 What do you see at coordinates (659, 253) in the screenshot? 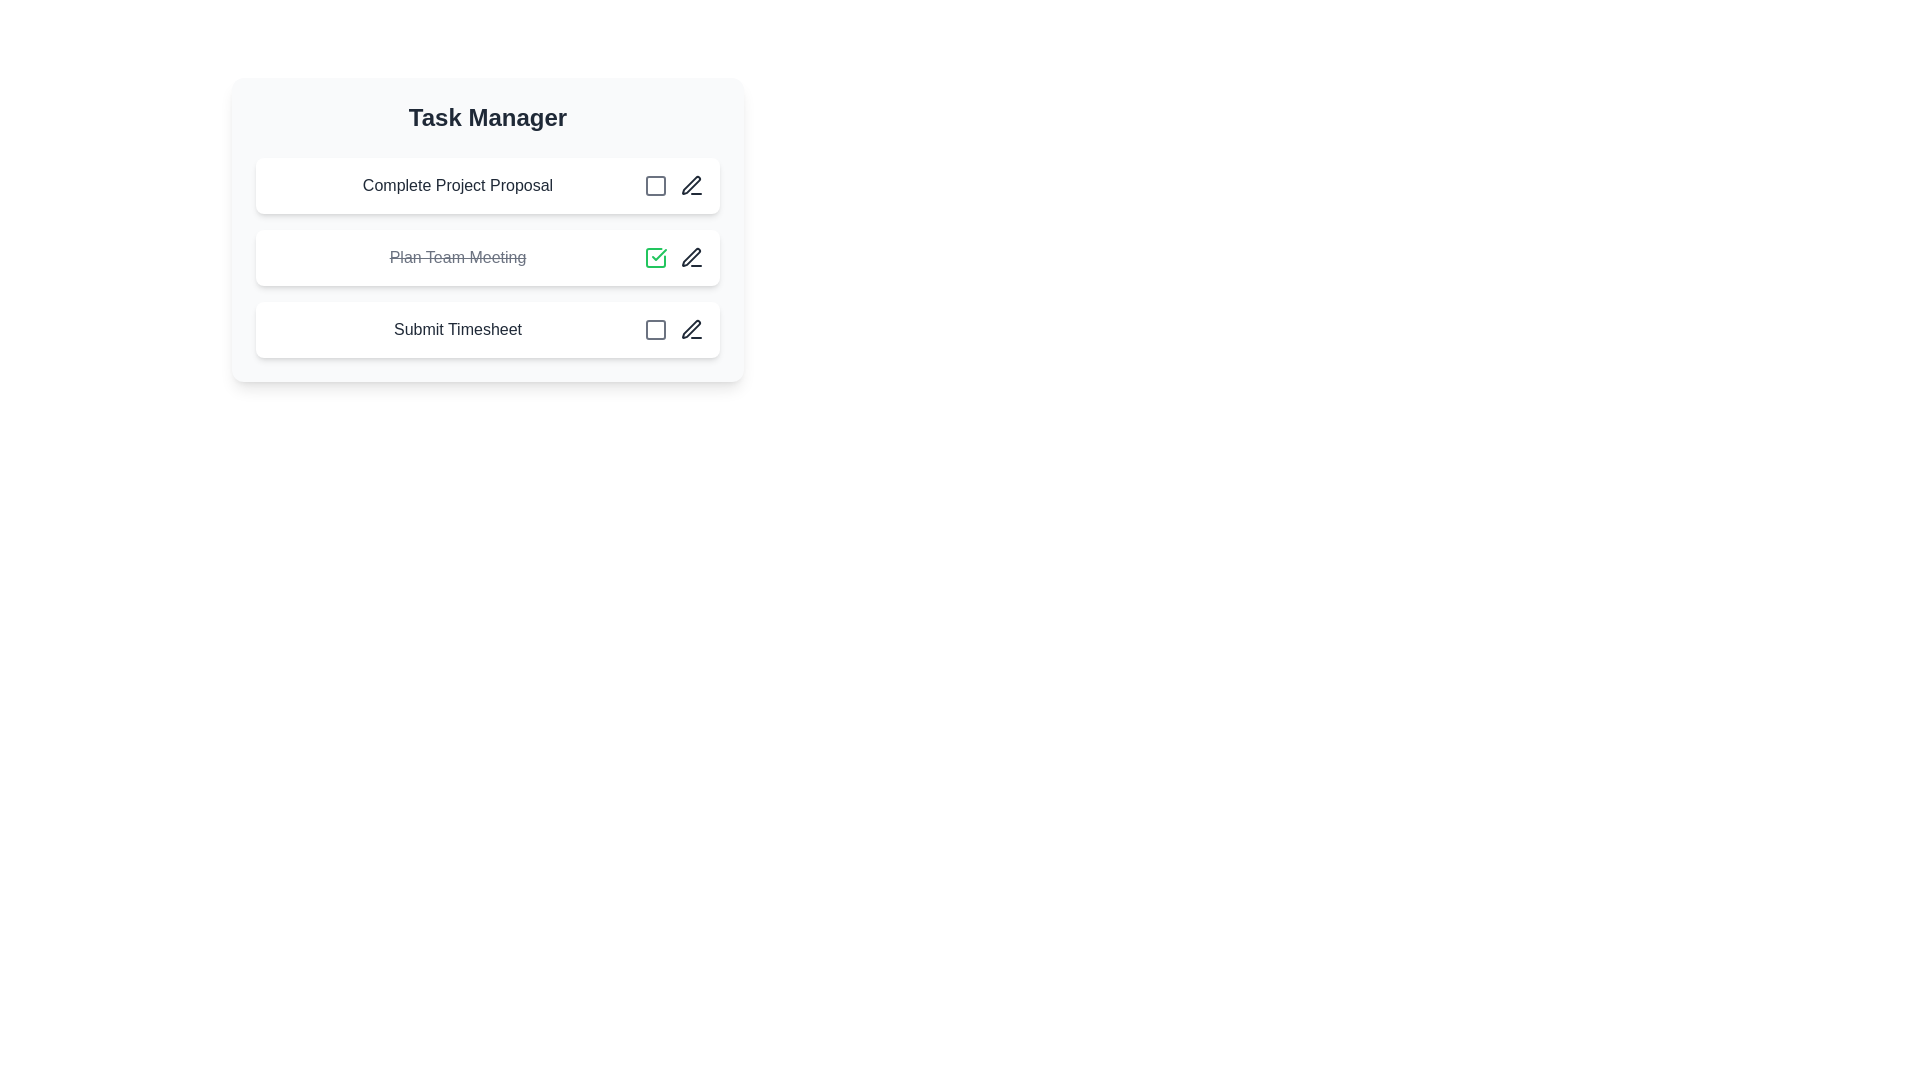
I see `the green checkmark icon located in the second row of the task list interface, which indicates task completion, positioned to the left of the edit pencil icon` at bounding box center [659, 253].